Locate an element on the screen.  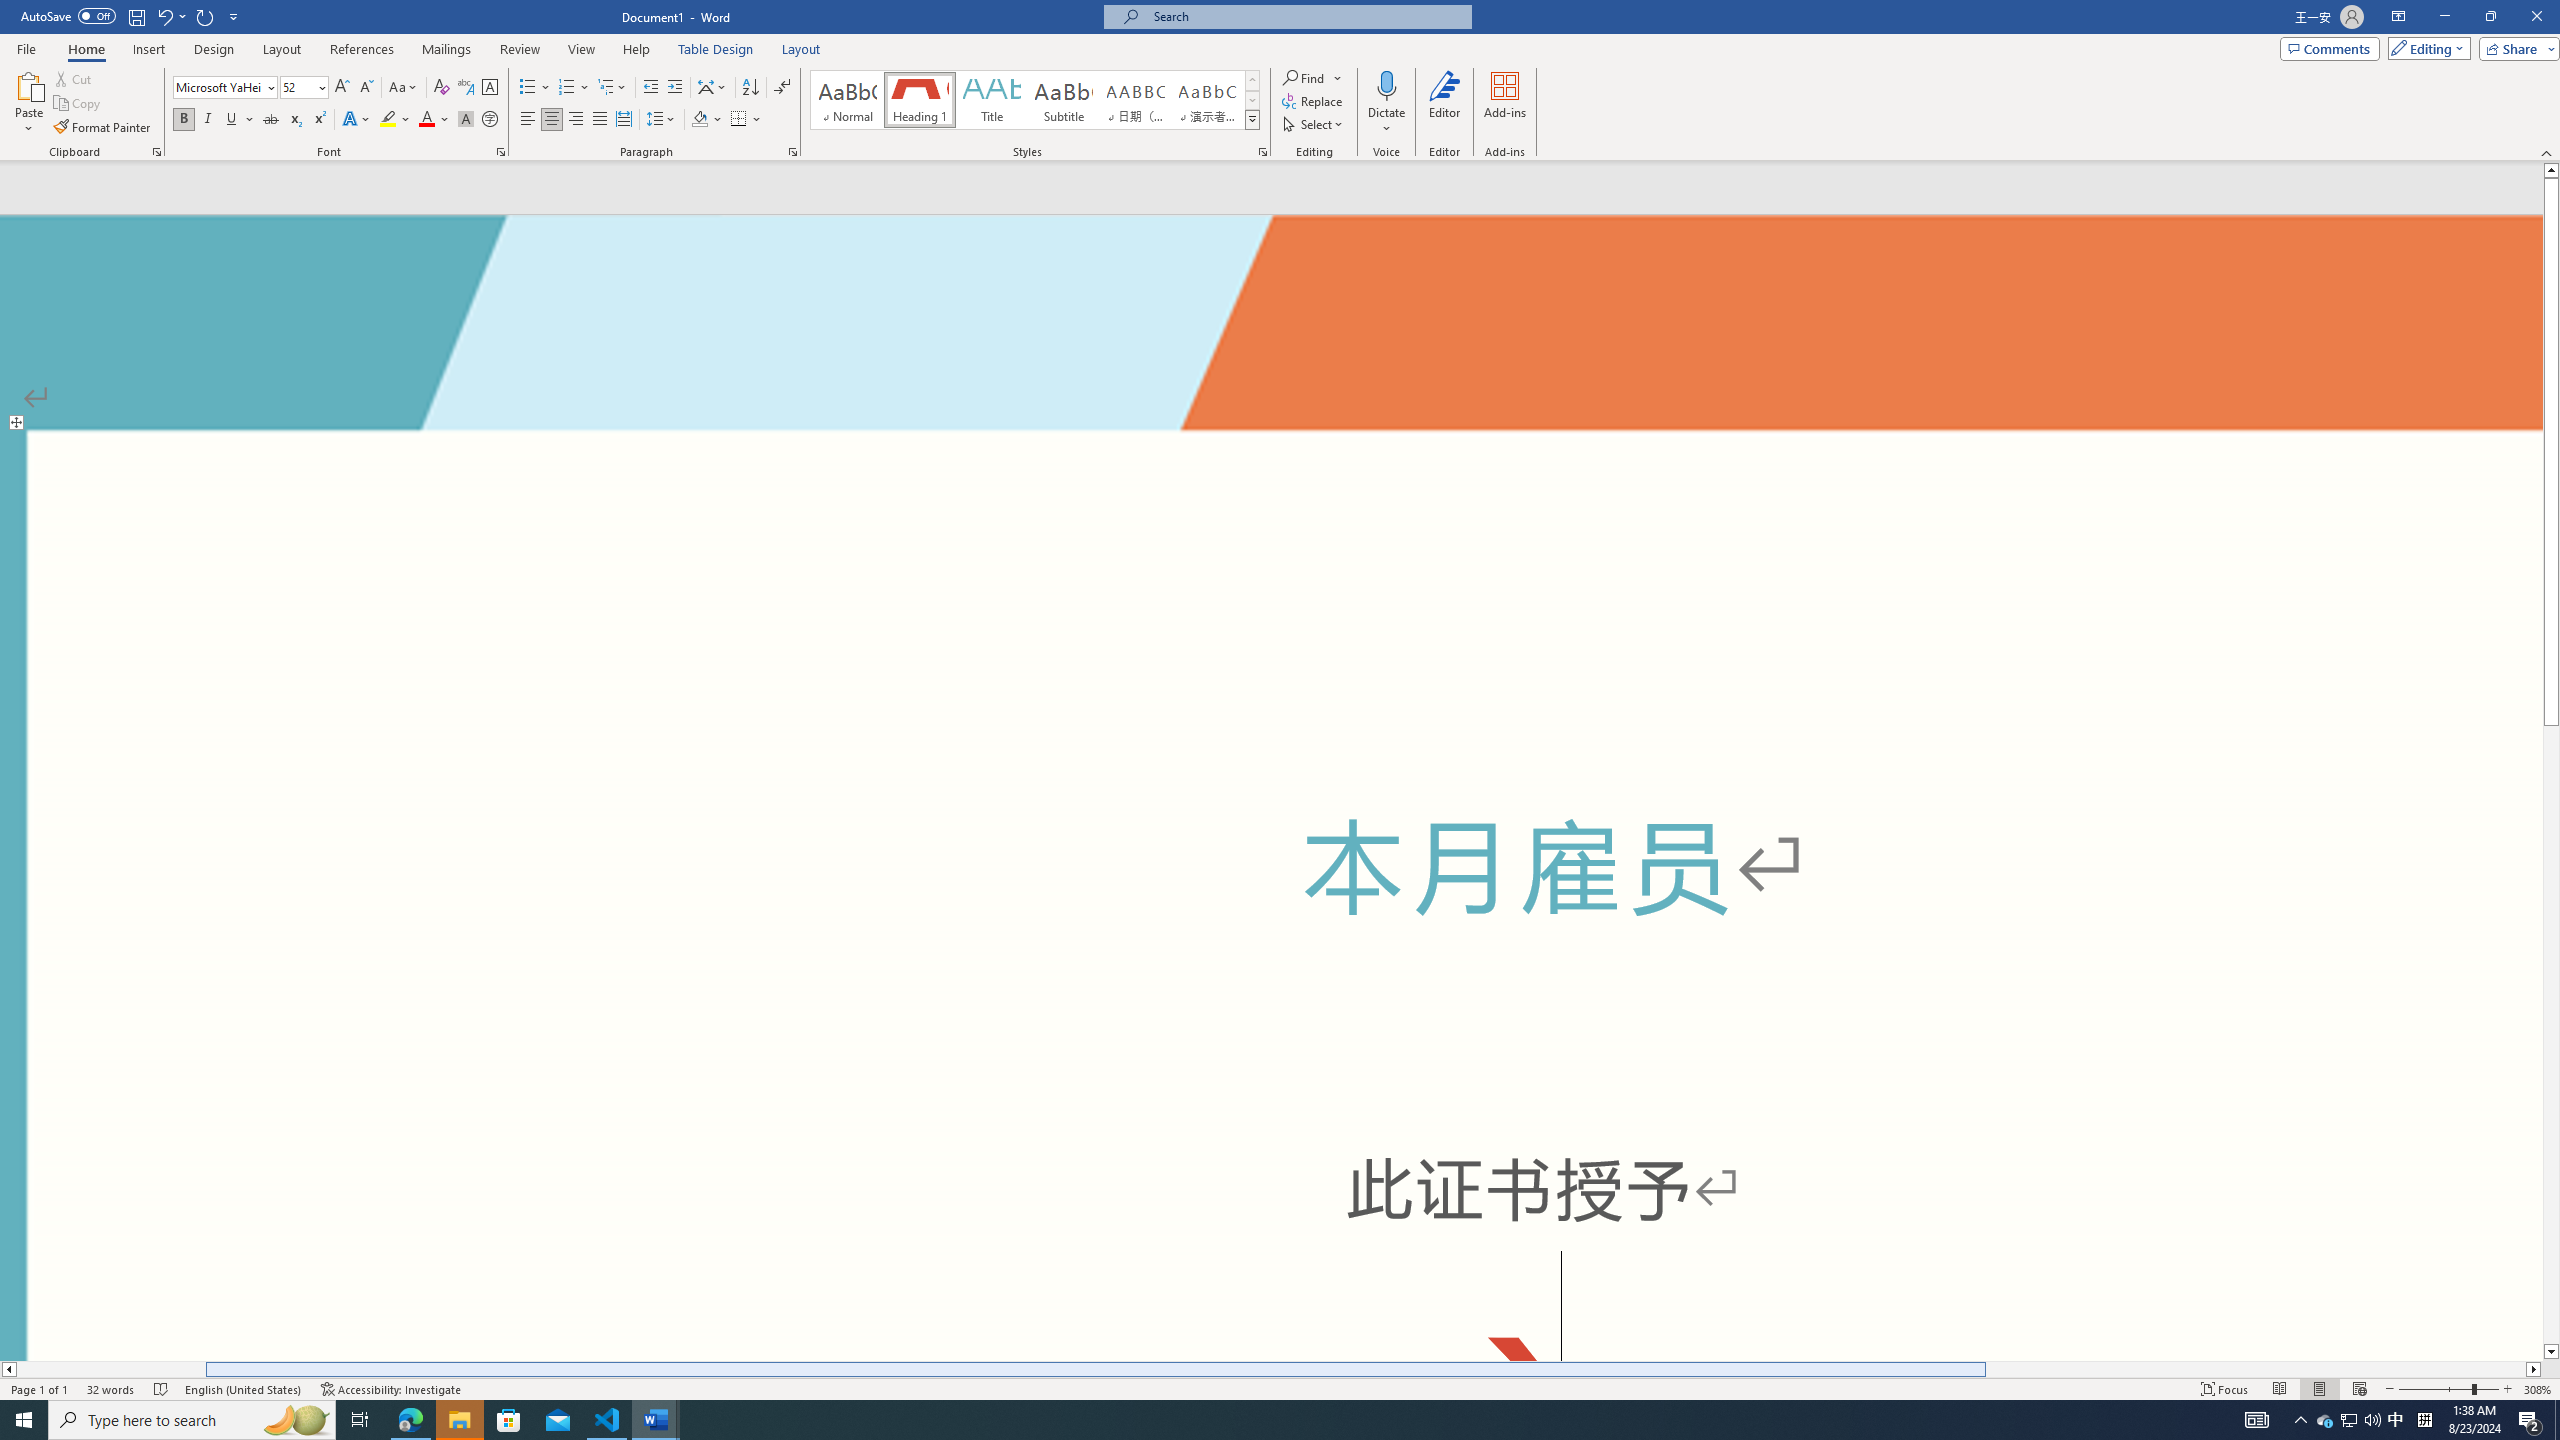
'Character Border' is located at coordinates (489, 87).